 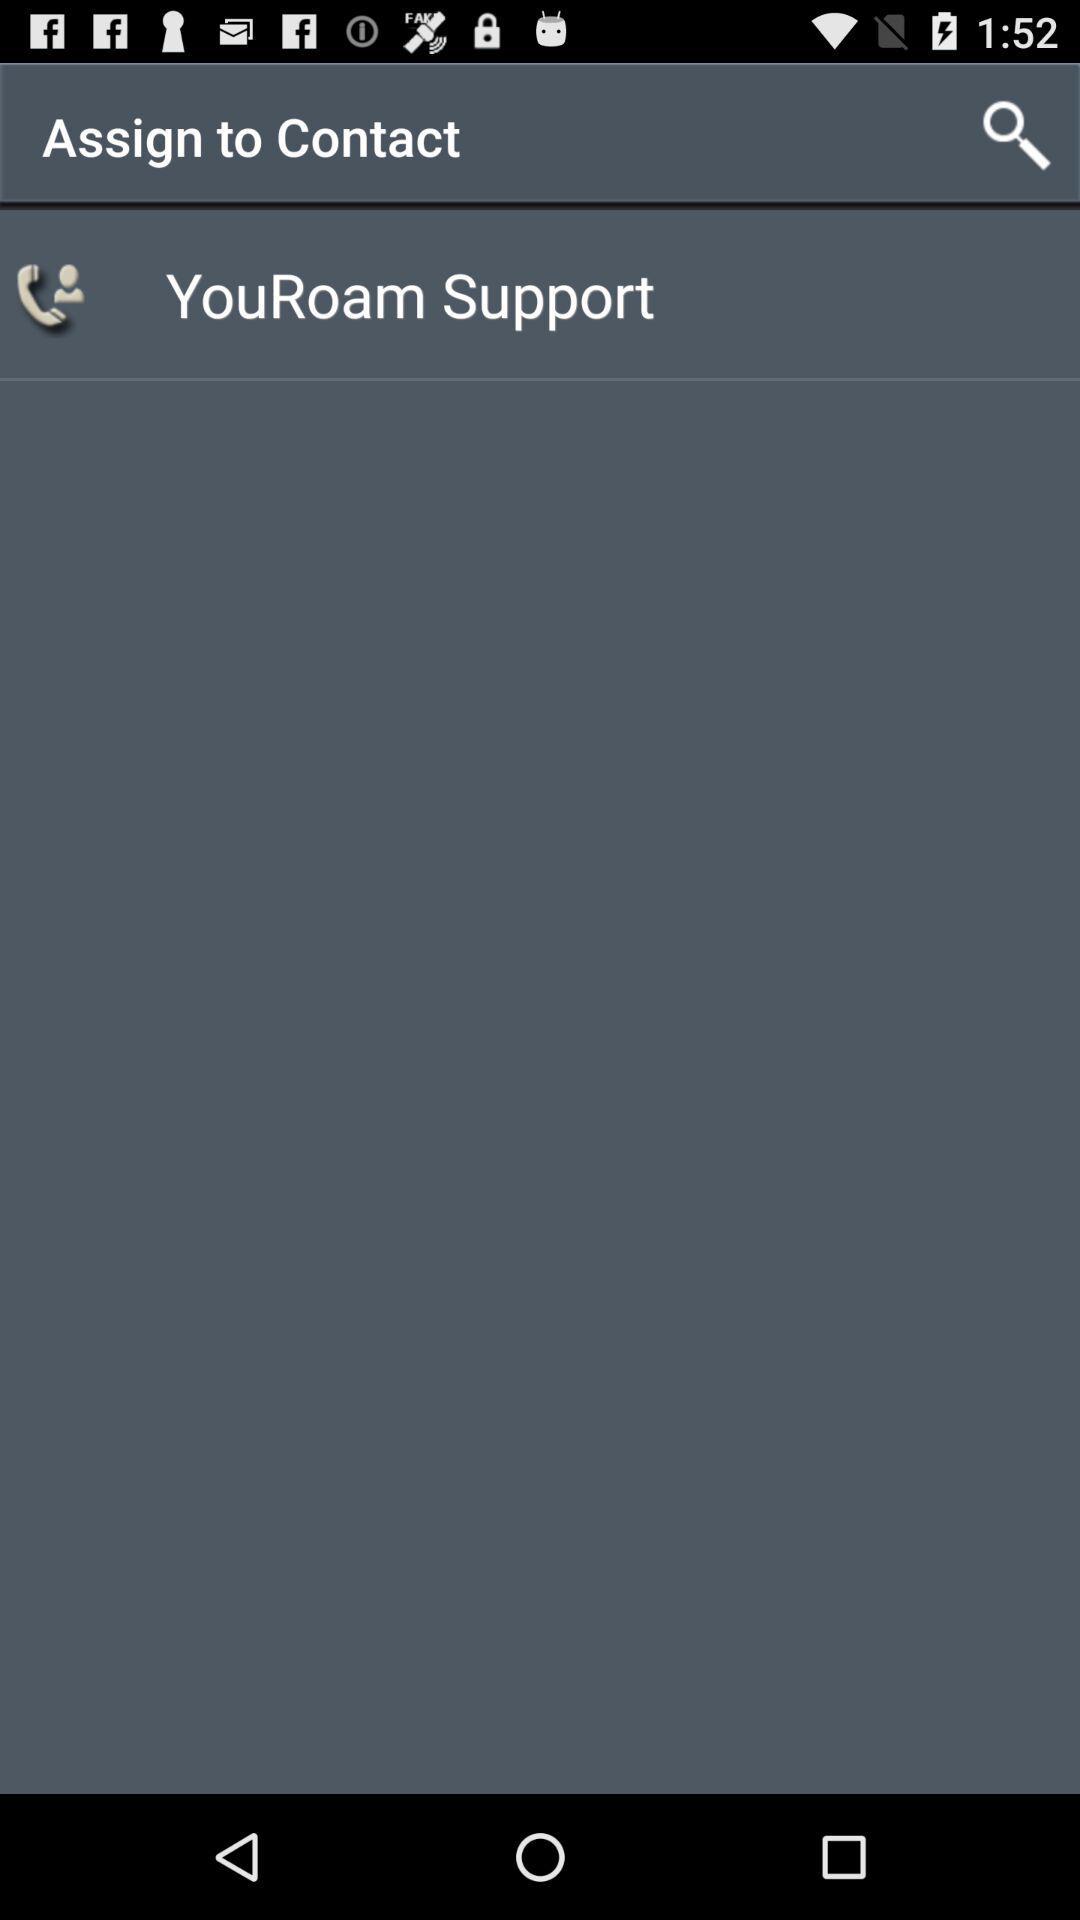 What do you see at coordinates (409, 292) in the screenshot?
I see `youroam support icon` at bounding box center [409, 292].